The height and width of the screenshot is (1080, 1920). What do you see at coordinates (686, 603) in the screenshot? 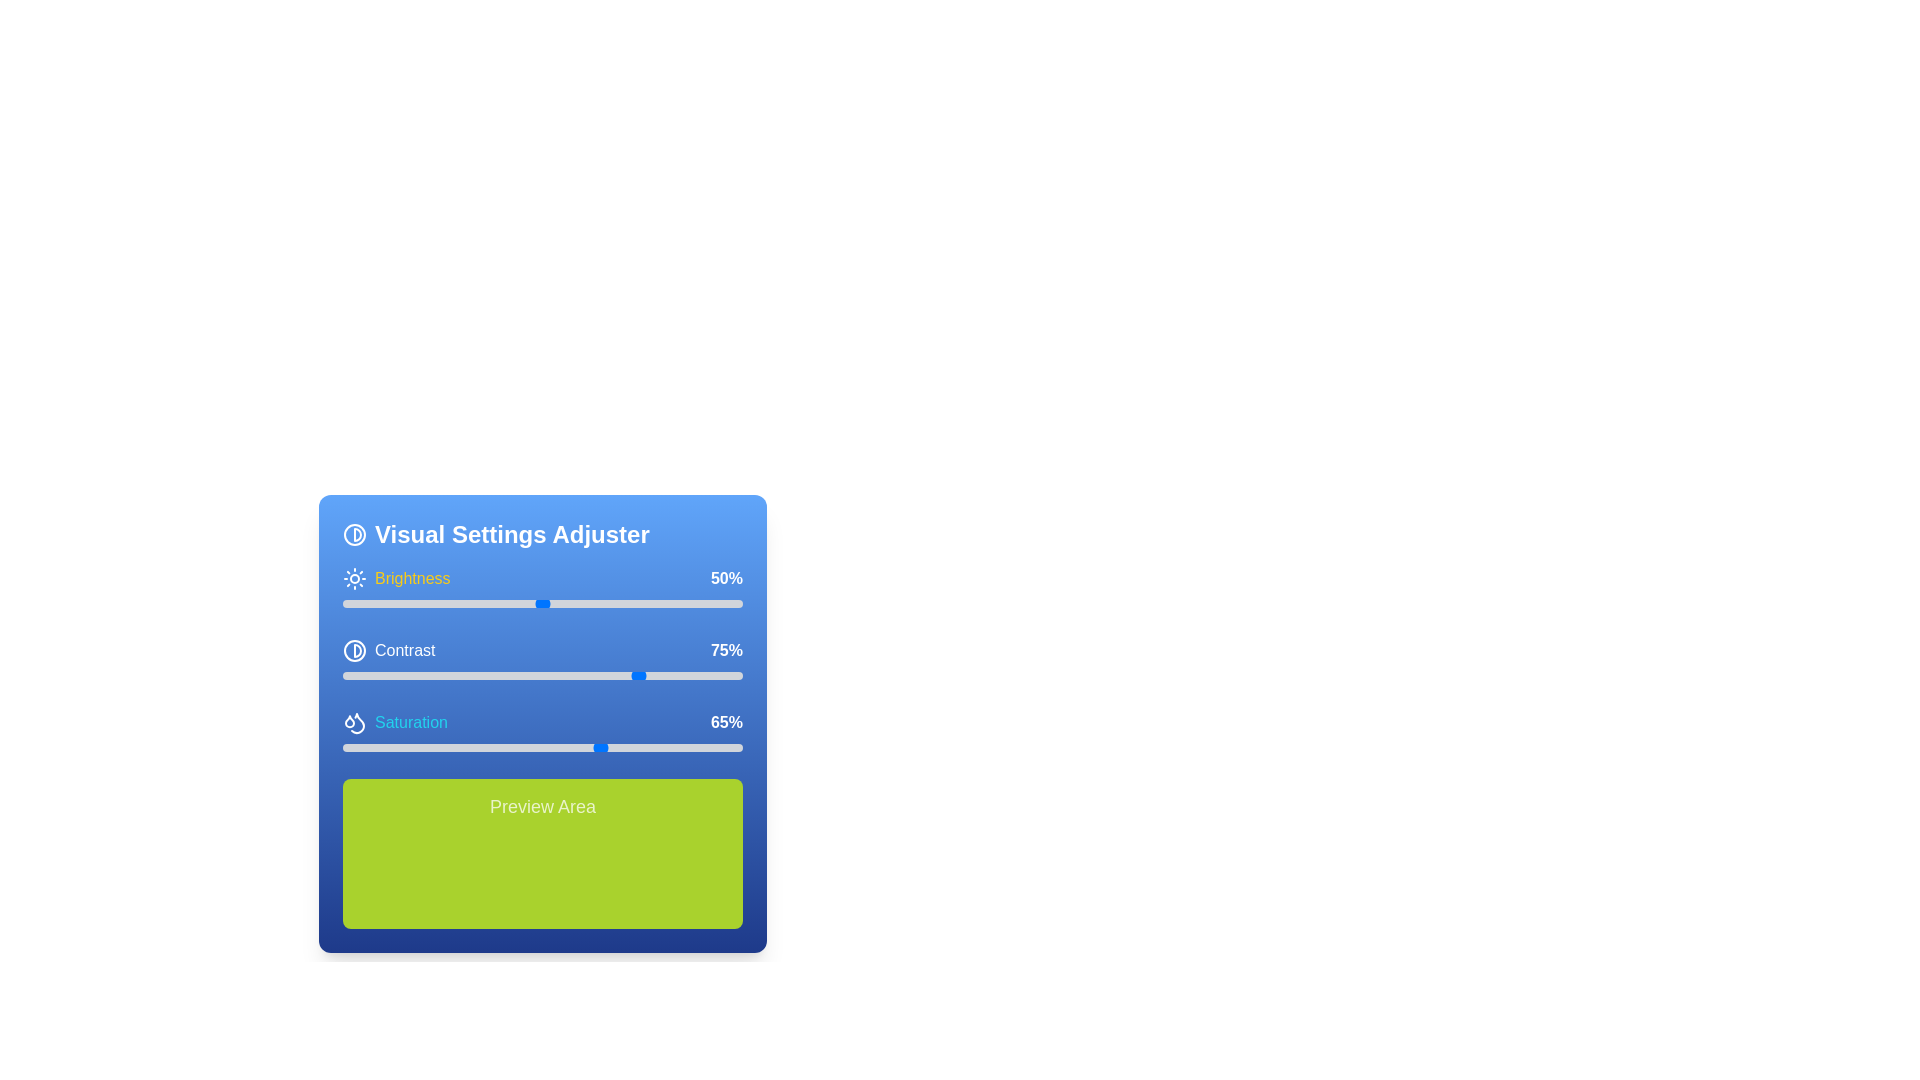
I see `the brightness` at bounding box center [686, 603].